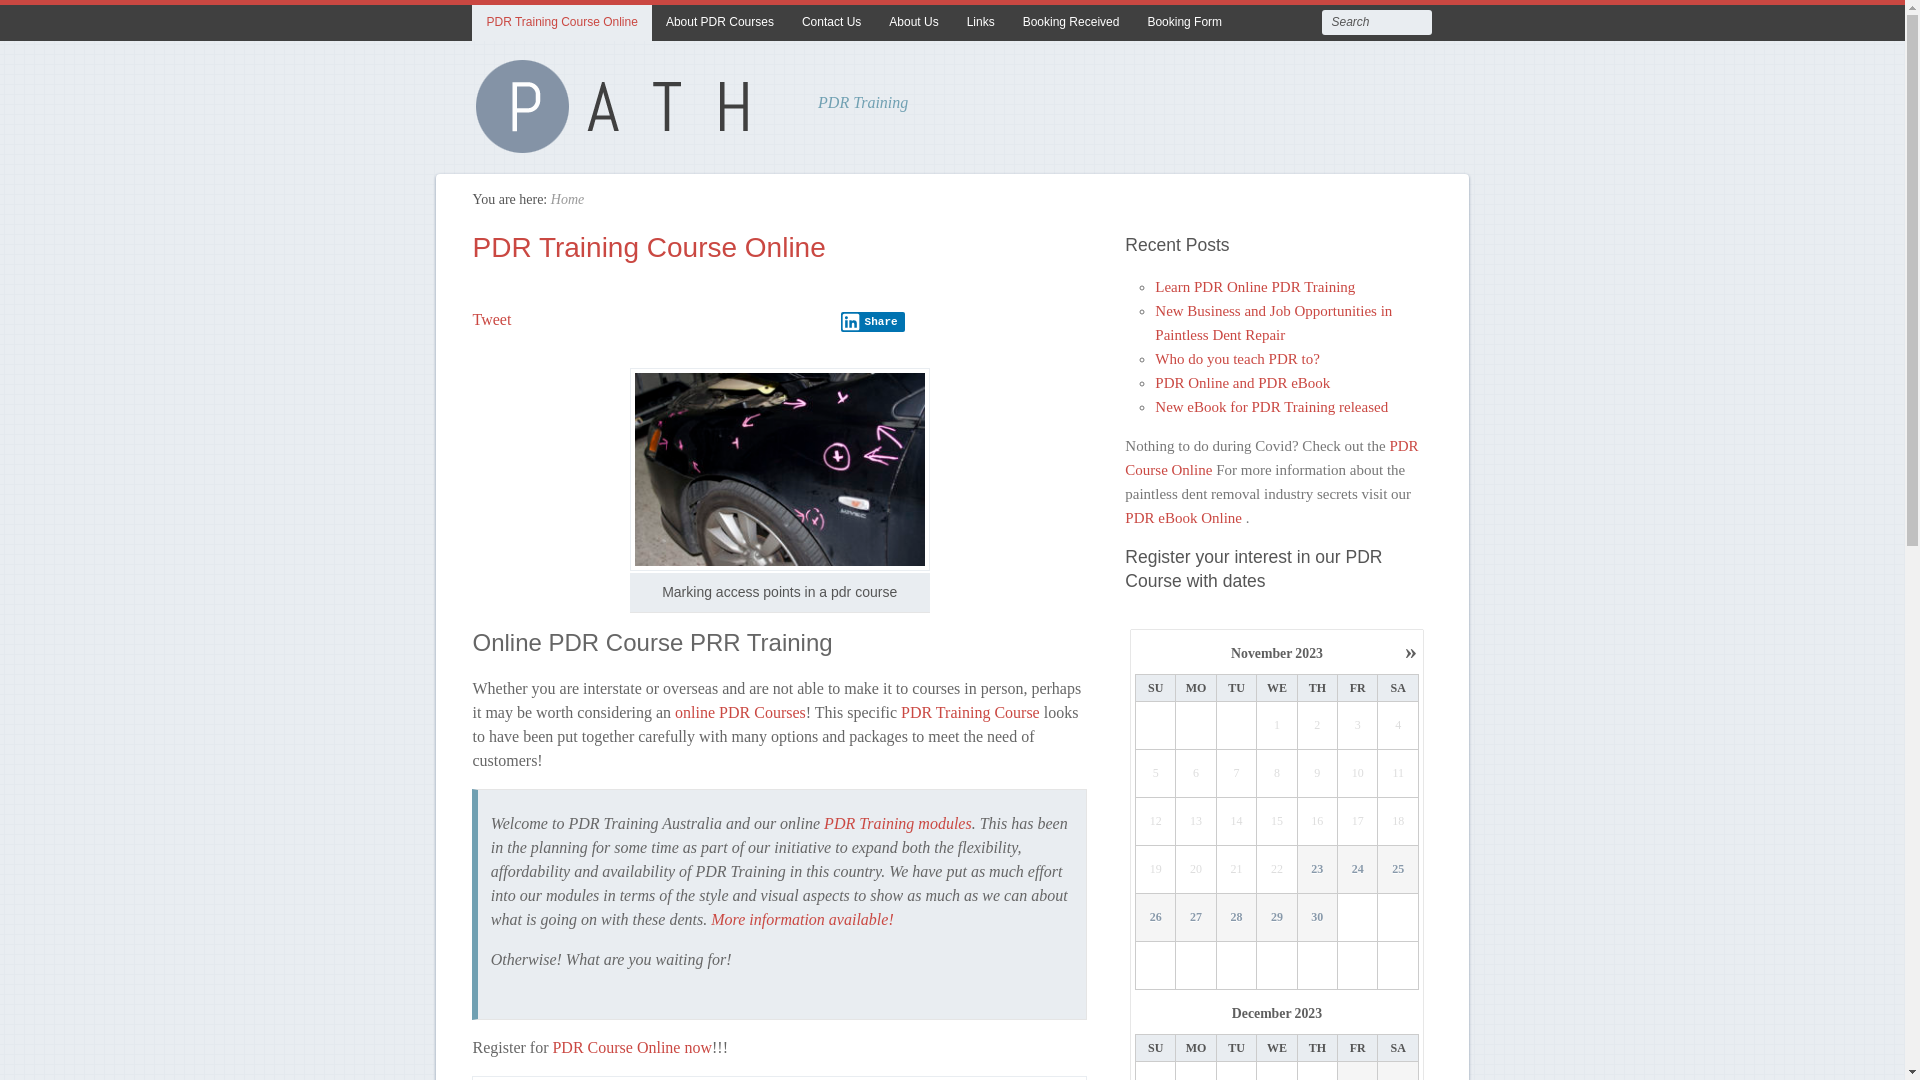  I want to click on 'New Business and Job Opportunities in Paintless Dent Repair', so click(1272, 322).